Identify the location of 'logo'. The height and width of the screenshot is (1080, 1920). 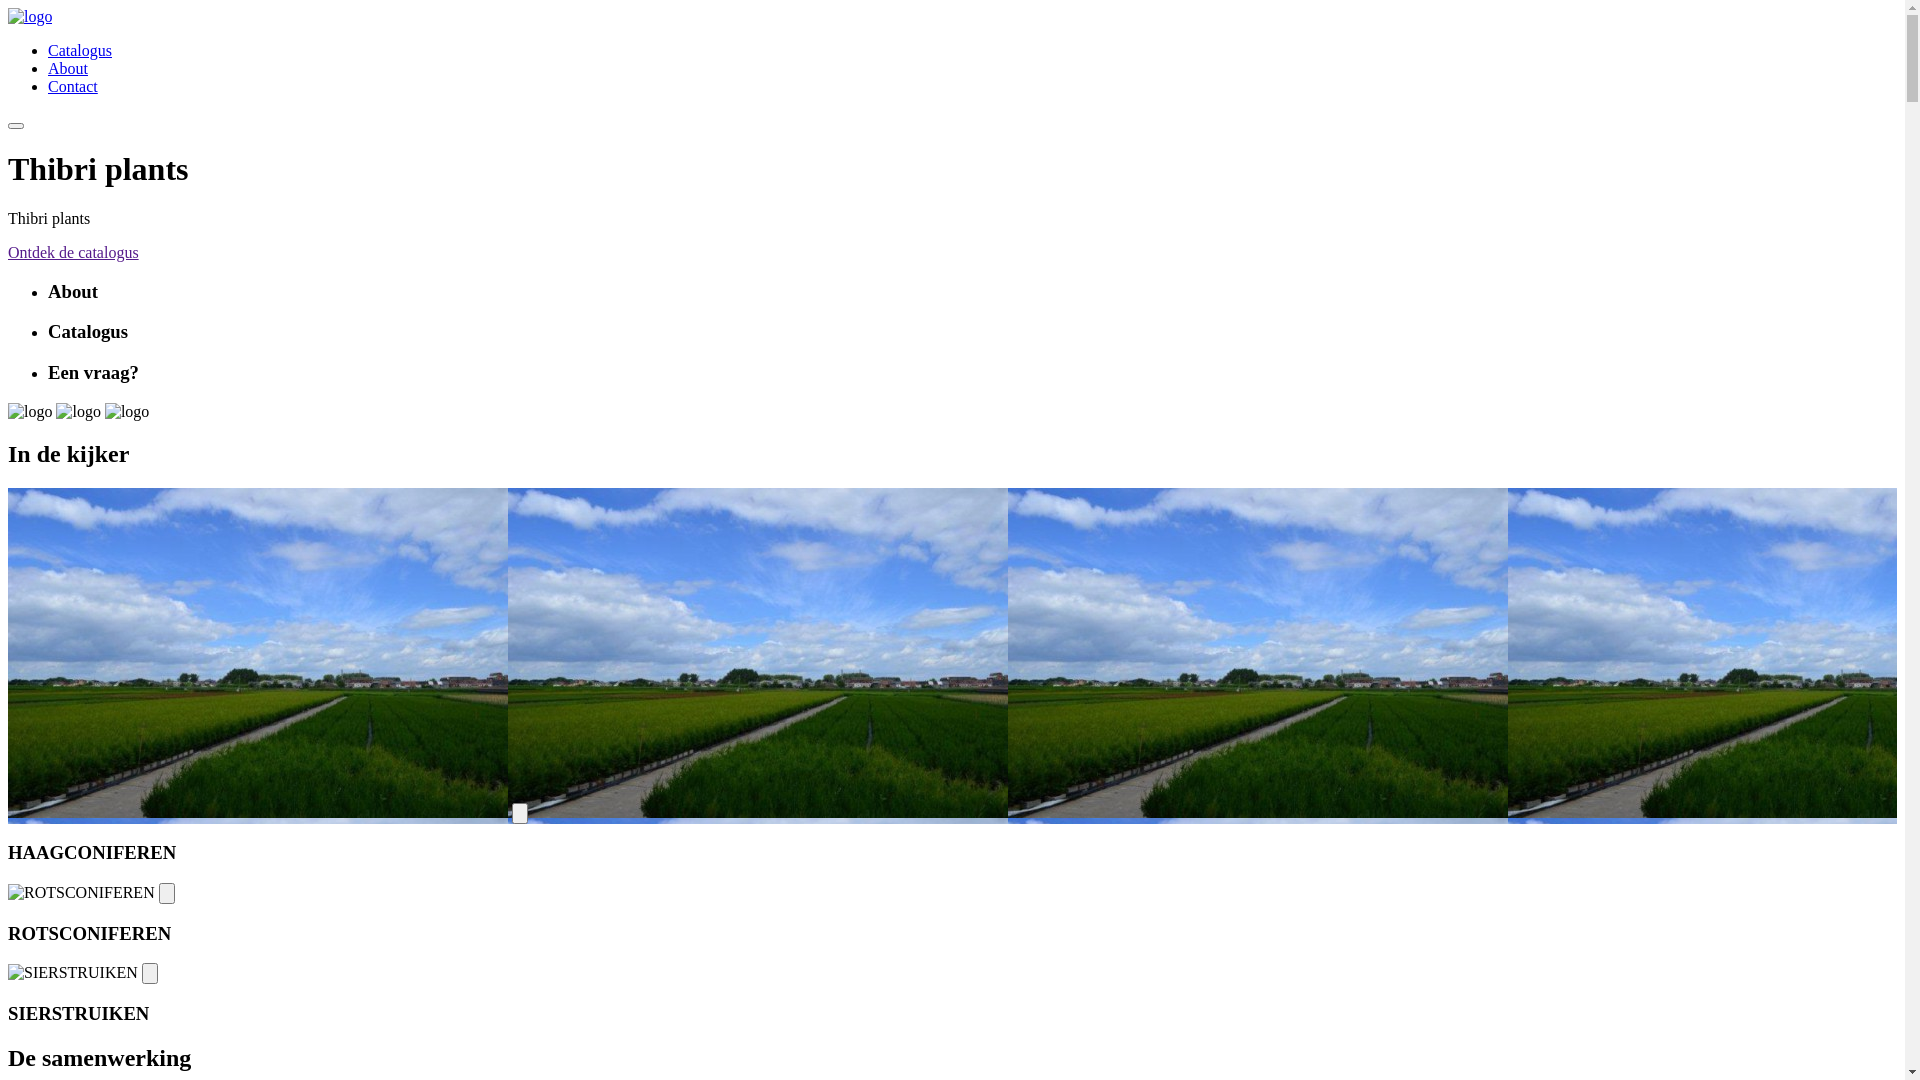
(29, 411).